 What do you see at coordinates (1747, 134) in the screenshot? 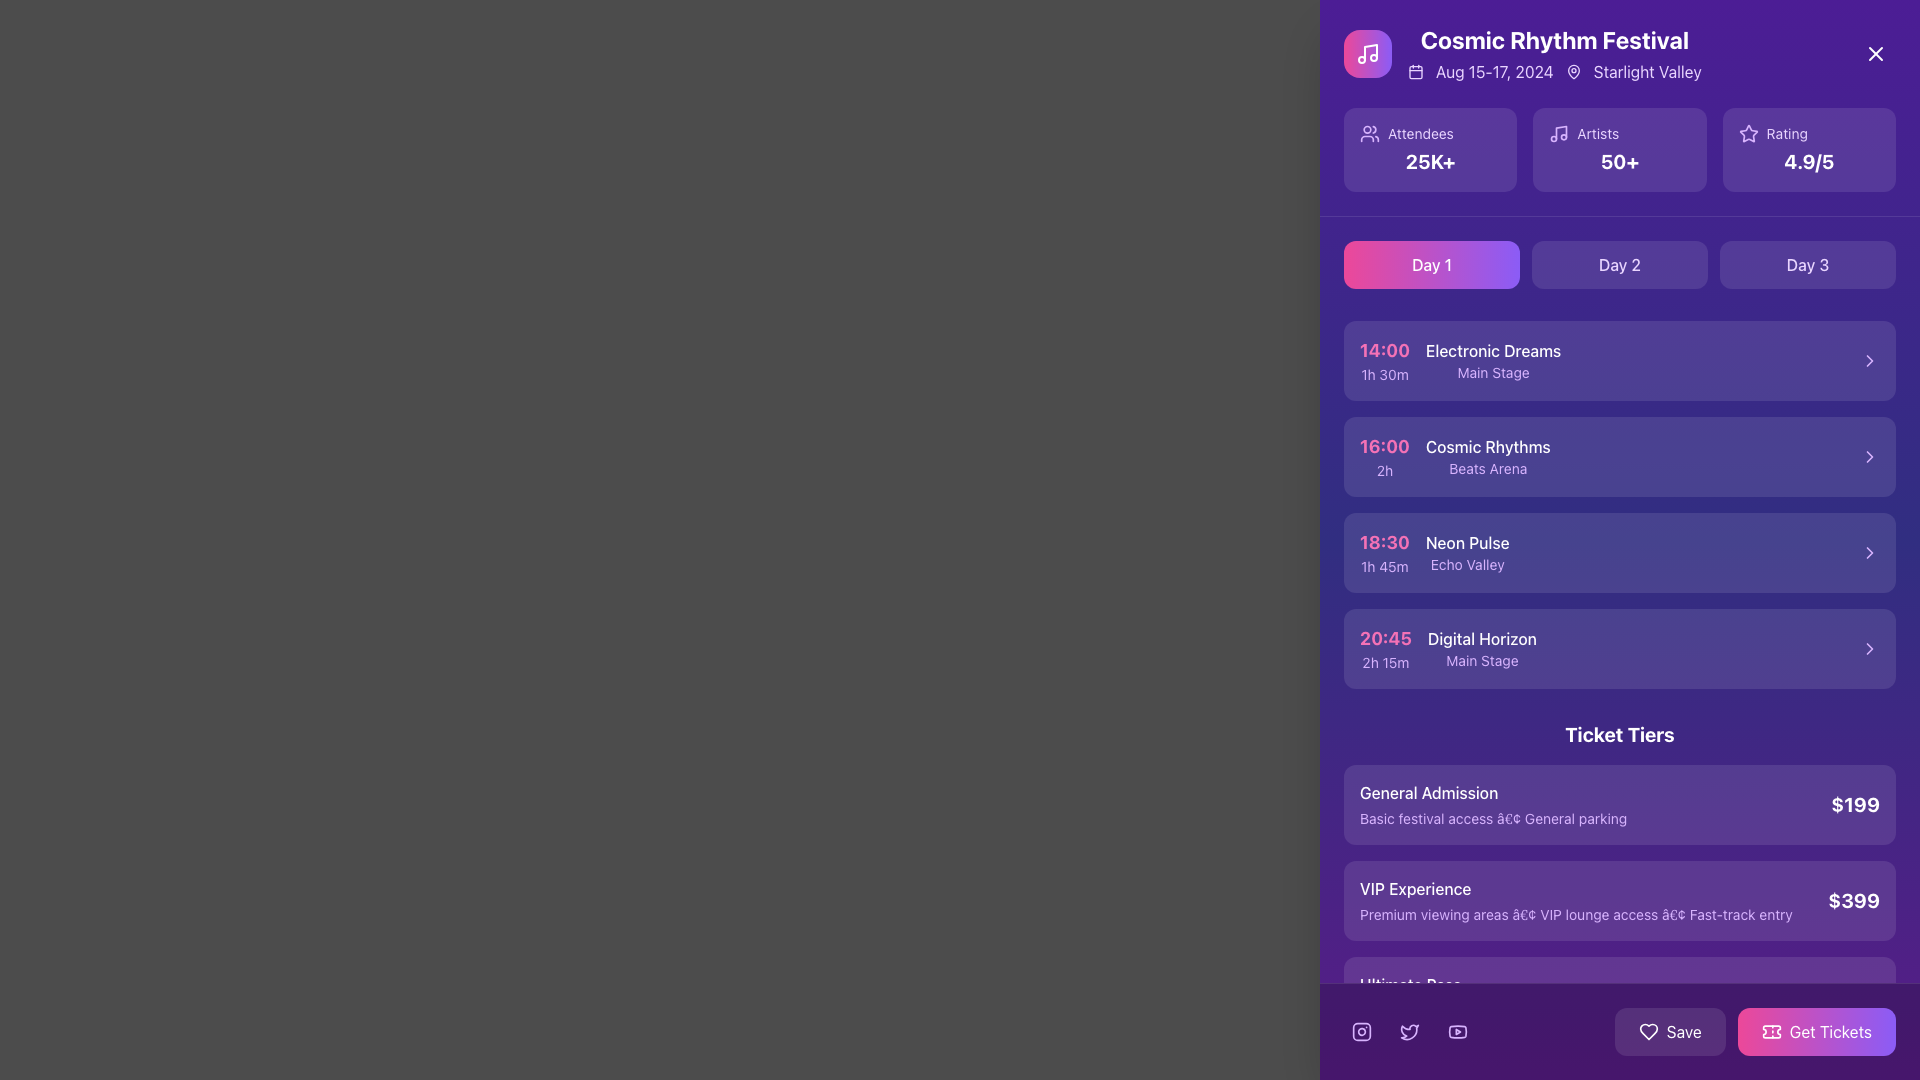
I see `the star icon in the 'Rating' section, located on the right-side panel, which serves as a visual indicator for the rating system` at bounding box center [1747, 134].